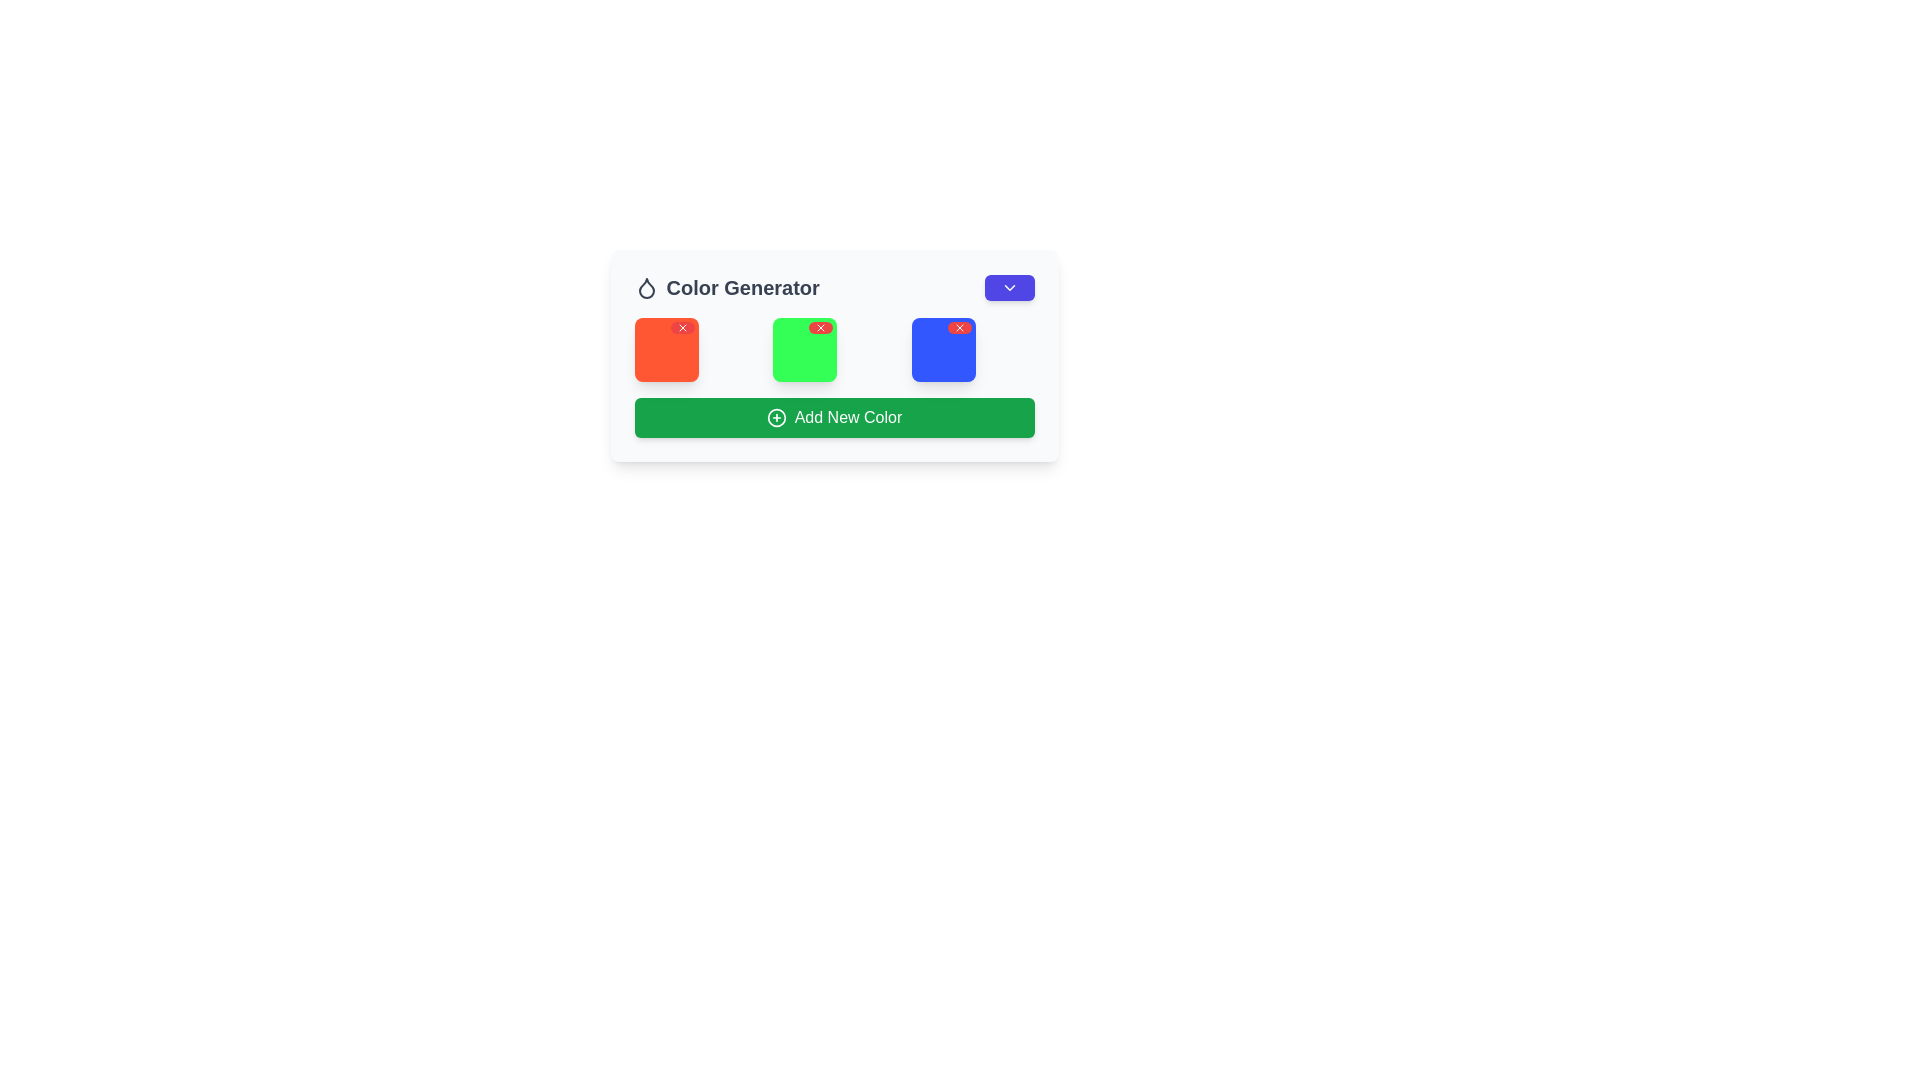 This screenshot has height=1080, width=1920. I want to click on the center of the second selectable tile in a grid layout, so click(805, 349).